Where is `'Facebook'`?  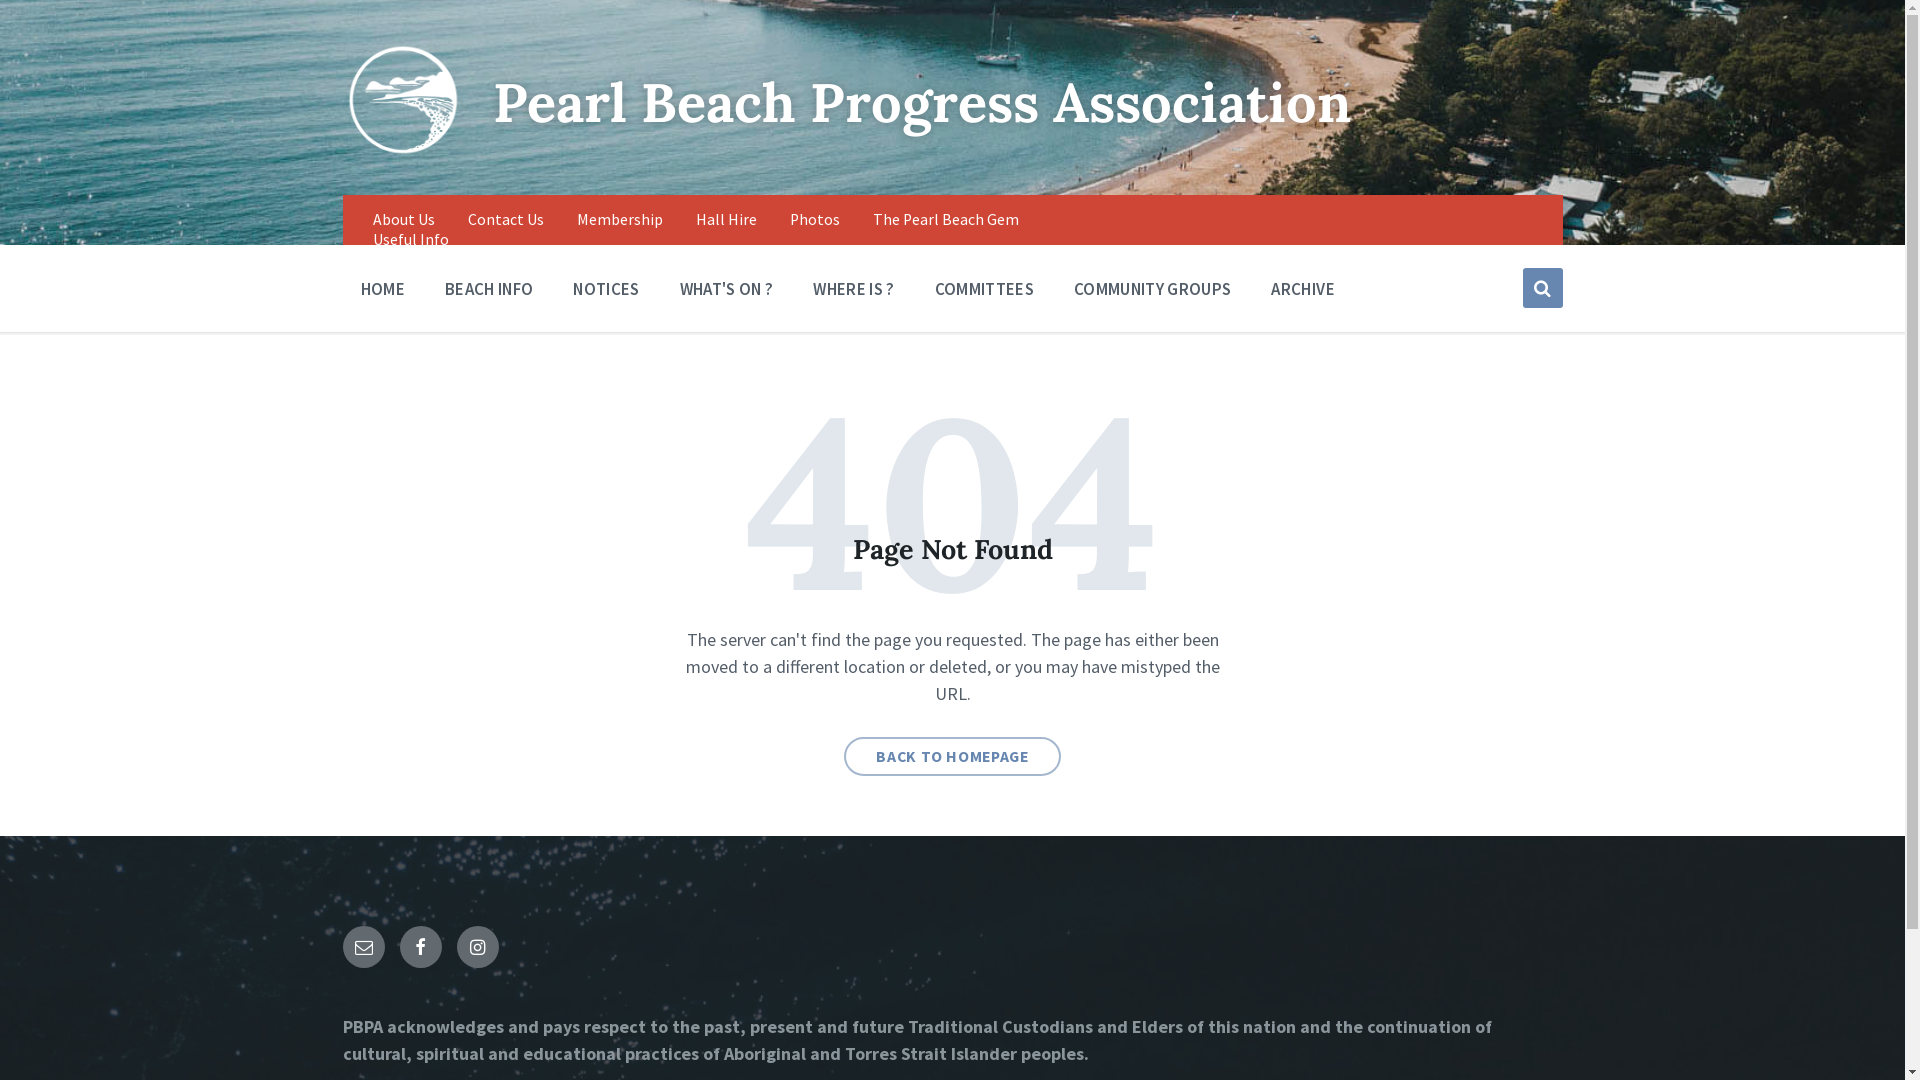 'Facebook' is located at coordinates (420, 946).